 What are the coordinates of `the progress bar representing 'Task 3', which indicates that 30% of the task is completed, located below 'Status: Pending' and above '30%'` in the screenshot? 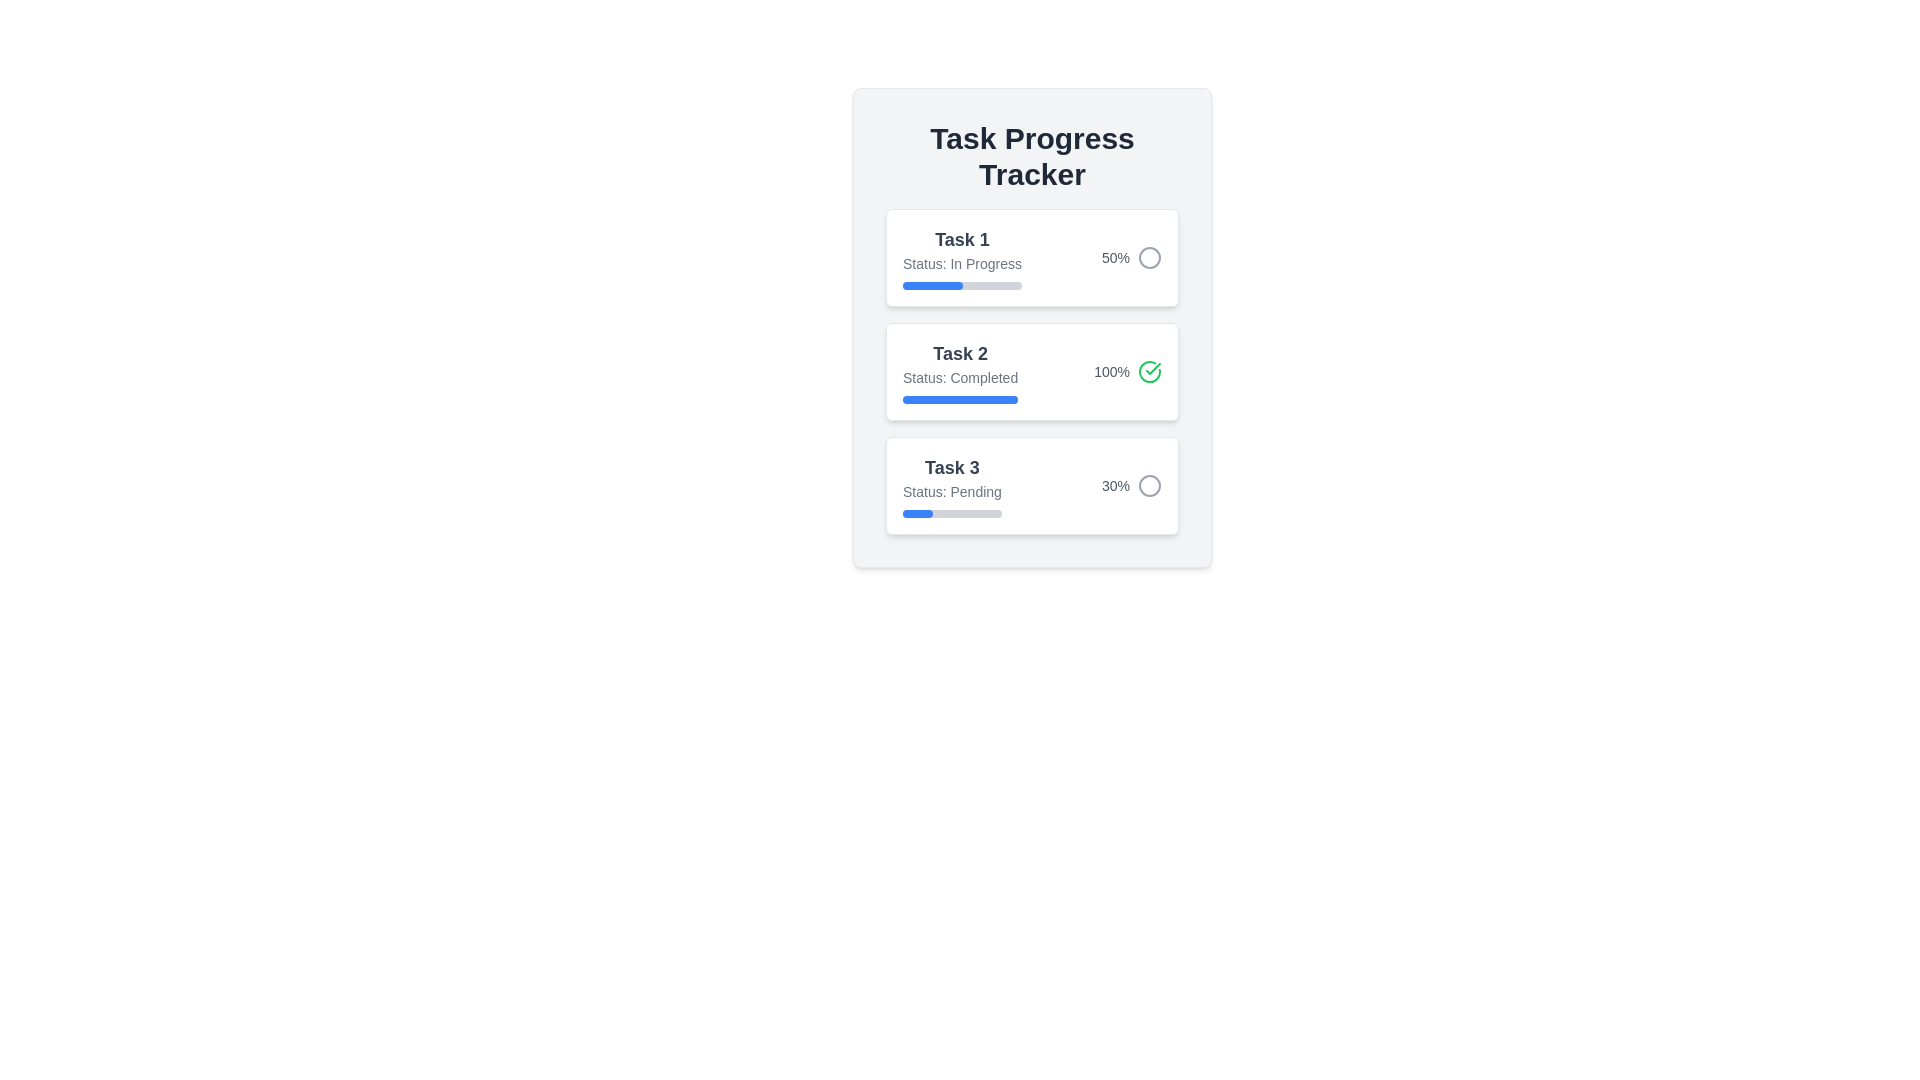 It's located at (951, 512).